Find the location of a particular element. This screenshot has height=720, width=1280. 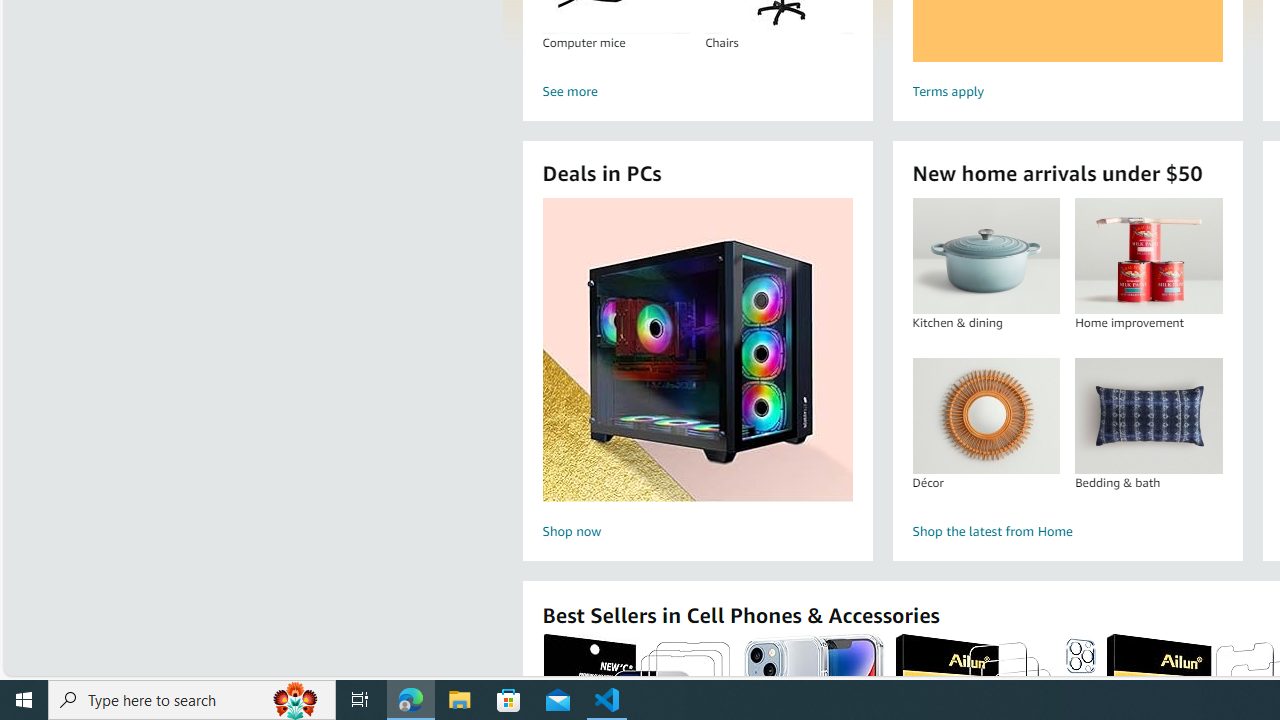

'Kitchen & dining' is located at coordinates (986, 255).